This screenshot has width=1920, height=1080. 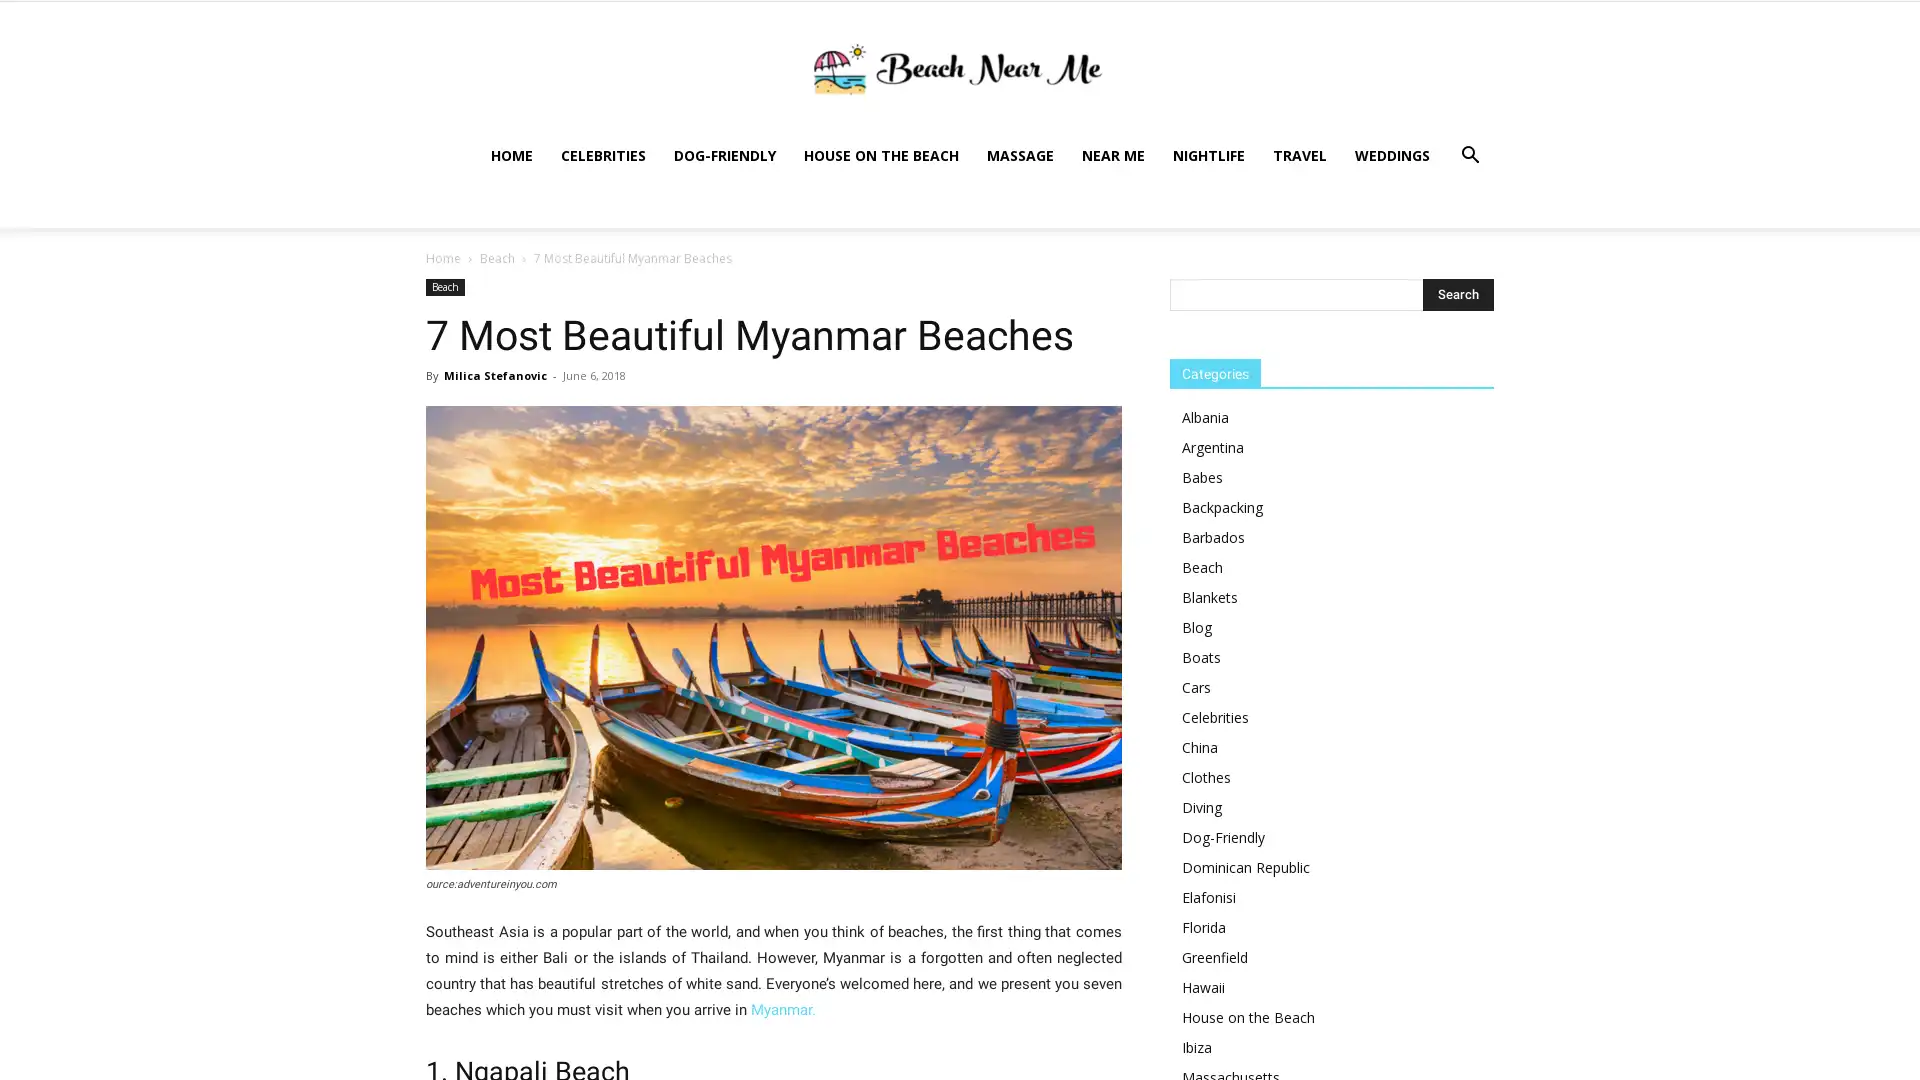 I want to click on Search, so click(x=1458, y=245).